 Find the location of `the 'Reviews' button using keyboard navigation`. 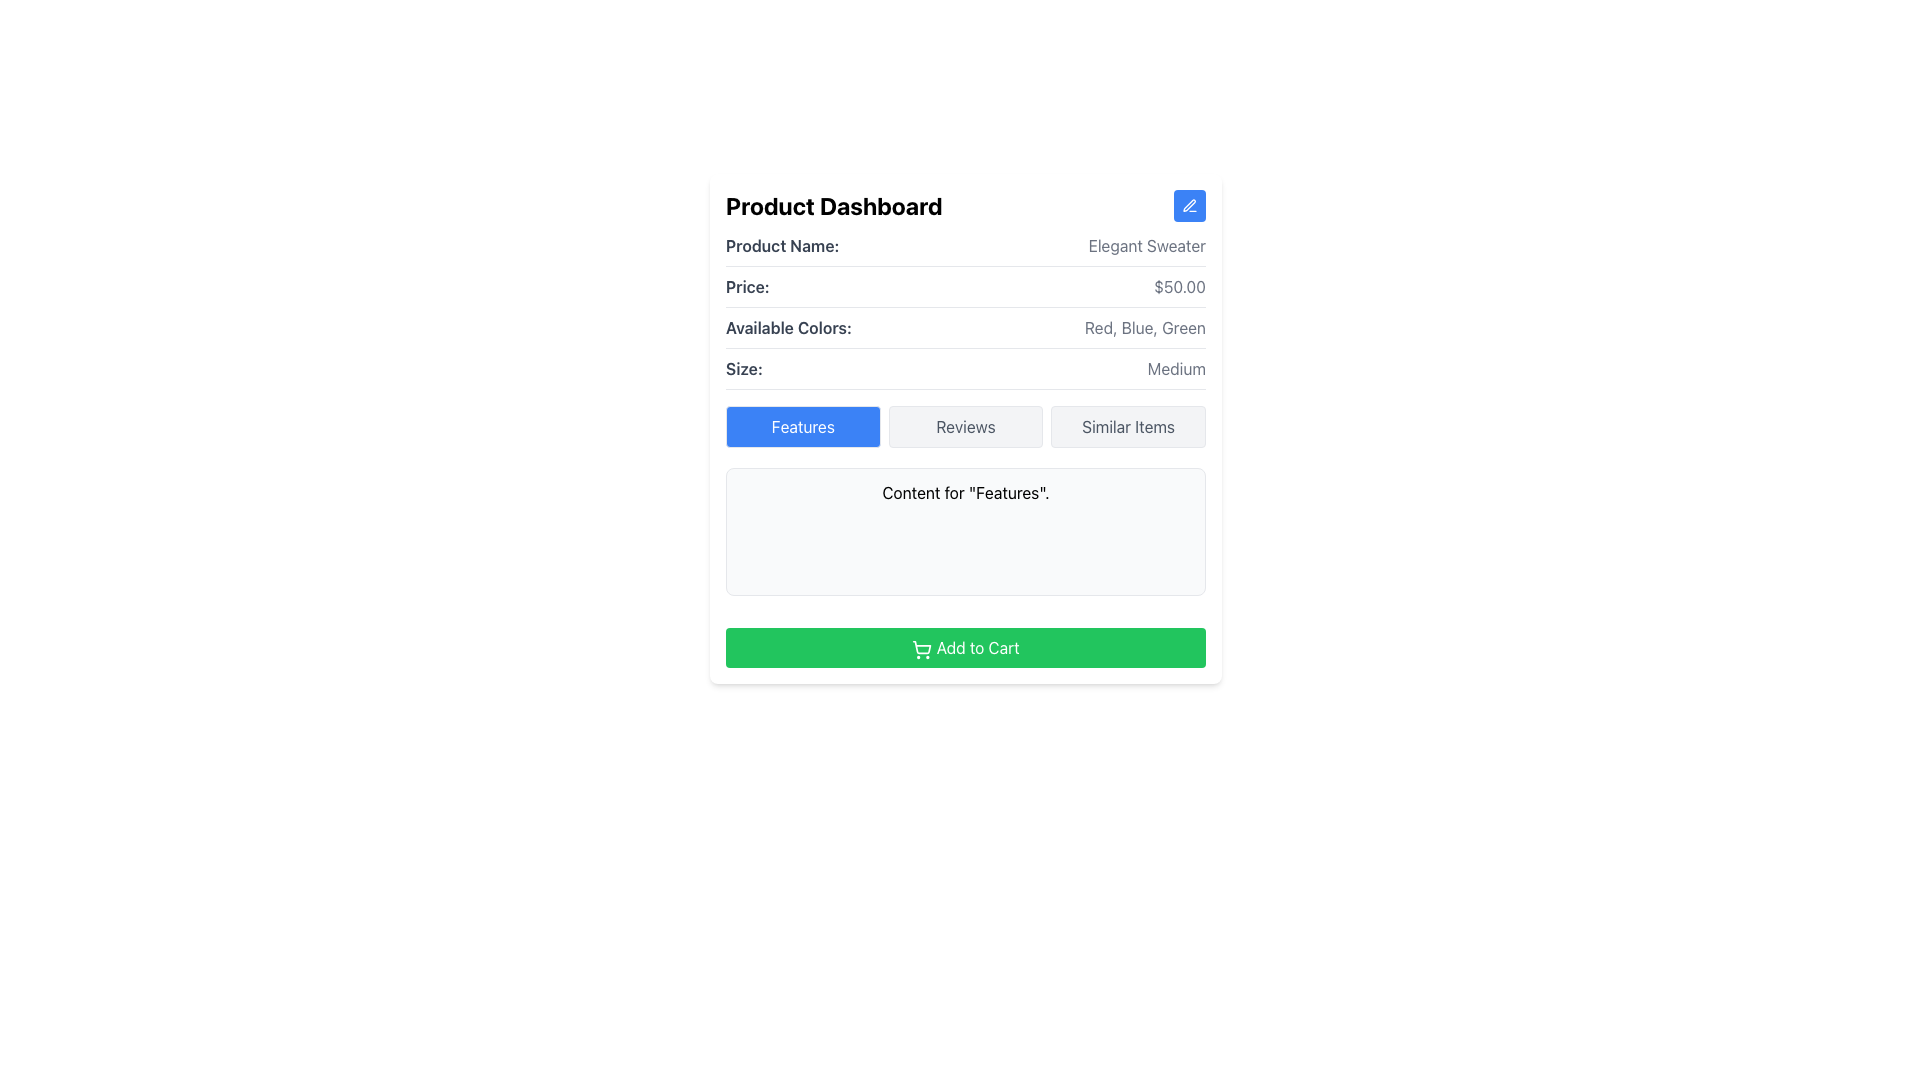

the 'Reviews' button using keyboard navigation is located at coordinates (965, 426).